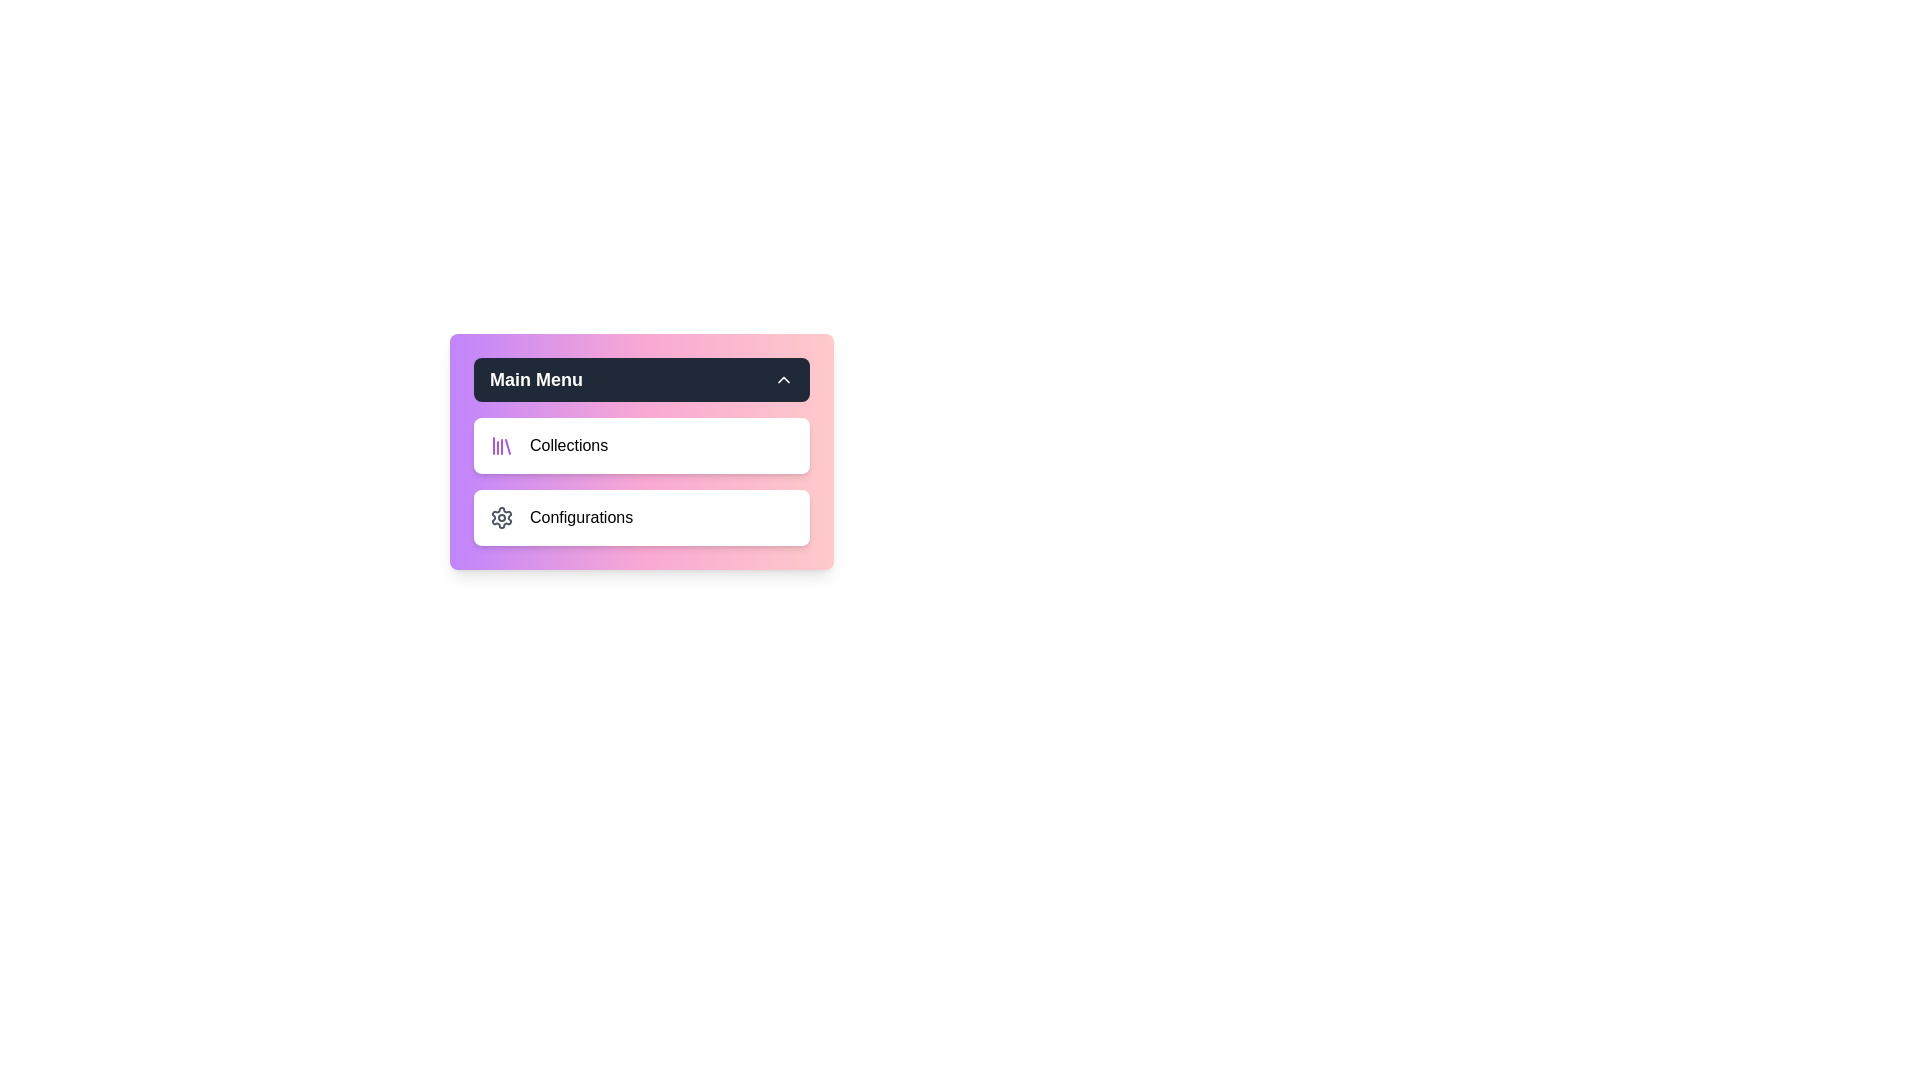 The height and width of the screenshot is (1080, 1920). Describe the element at coordinates (536, 380) in the screenshot. I see `the static text label that serves as the label for the button toggling the visibility of the menu panel, positioned within the top-left corner of a dark-colored rectangular button` at that location.